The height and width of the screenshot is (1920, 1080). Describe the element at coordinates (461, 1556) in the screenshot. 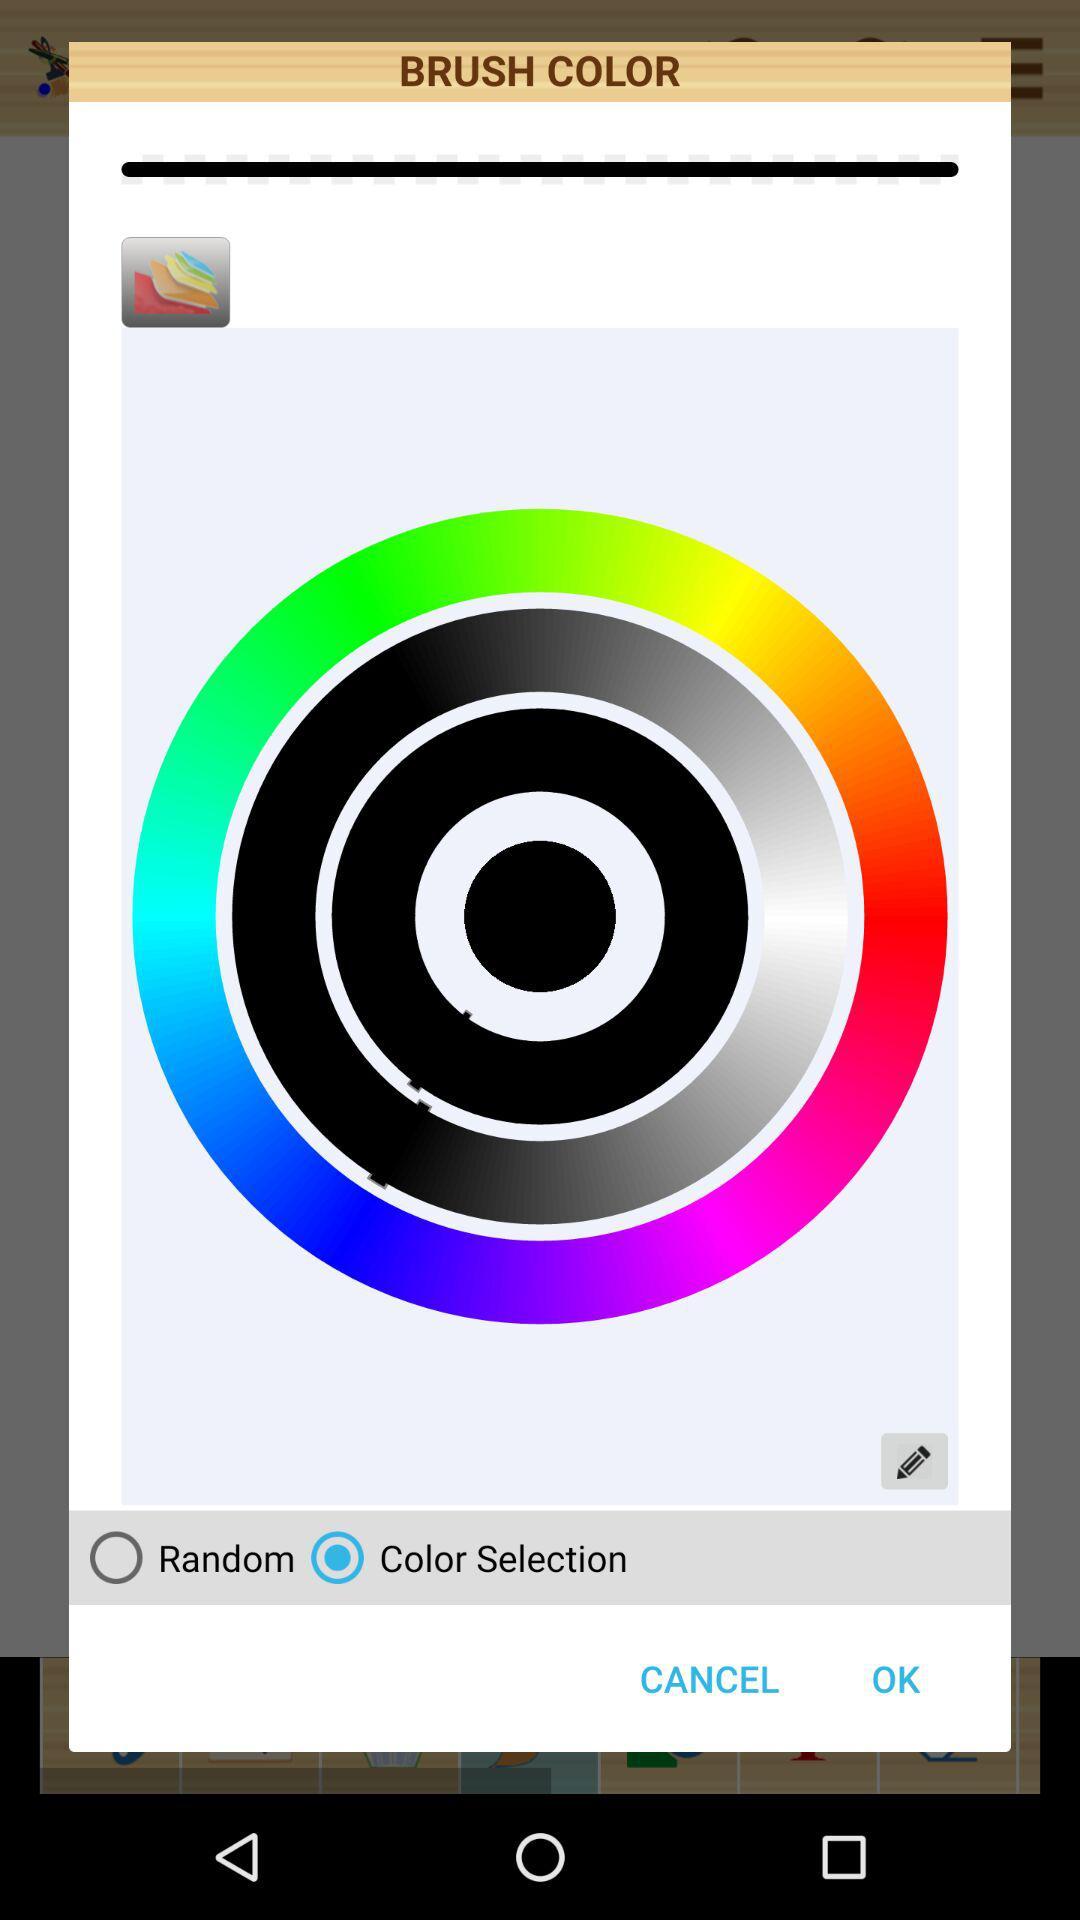

I see `the radio button next to the random radio button` at that location.